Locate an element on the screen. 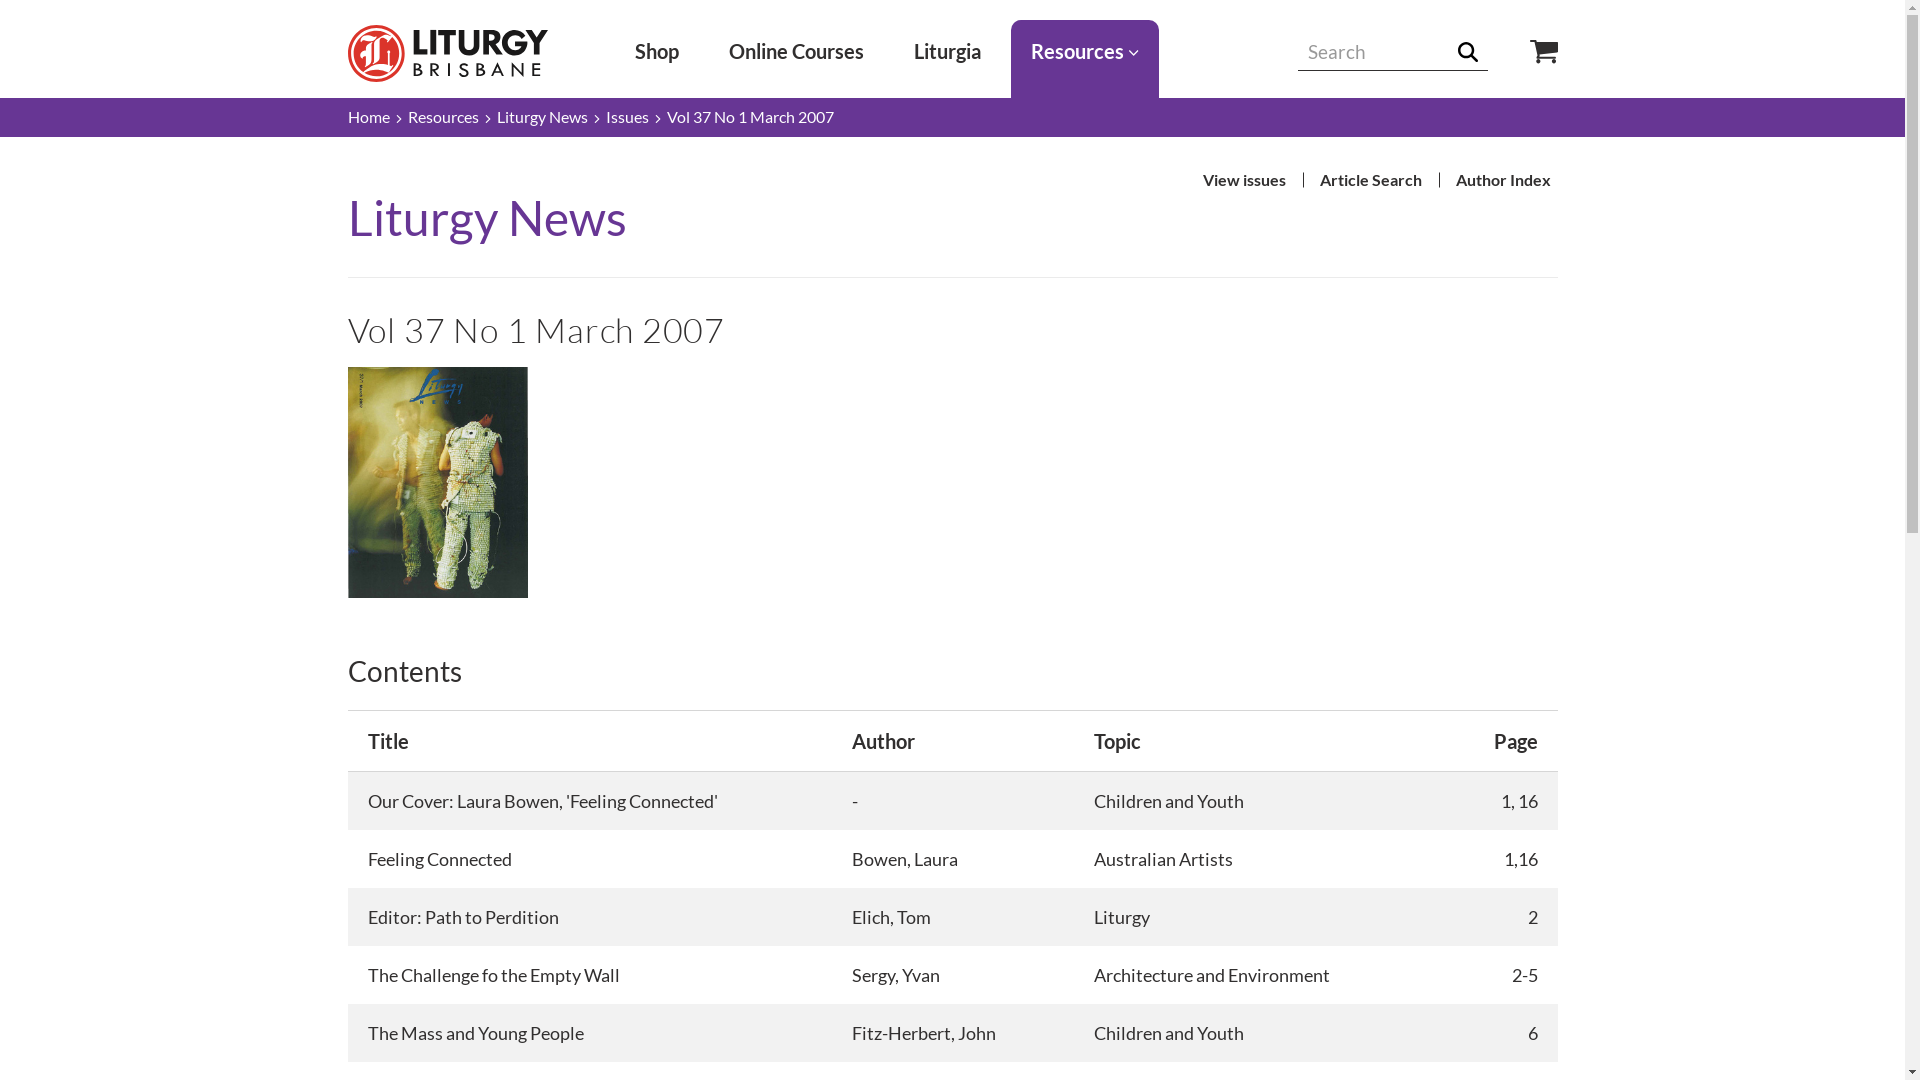 The width and height of the screenshot is (1920, 1080). 'Liturgia' is located at coordinates (946, 50).